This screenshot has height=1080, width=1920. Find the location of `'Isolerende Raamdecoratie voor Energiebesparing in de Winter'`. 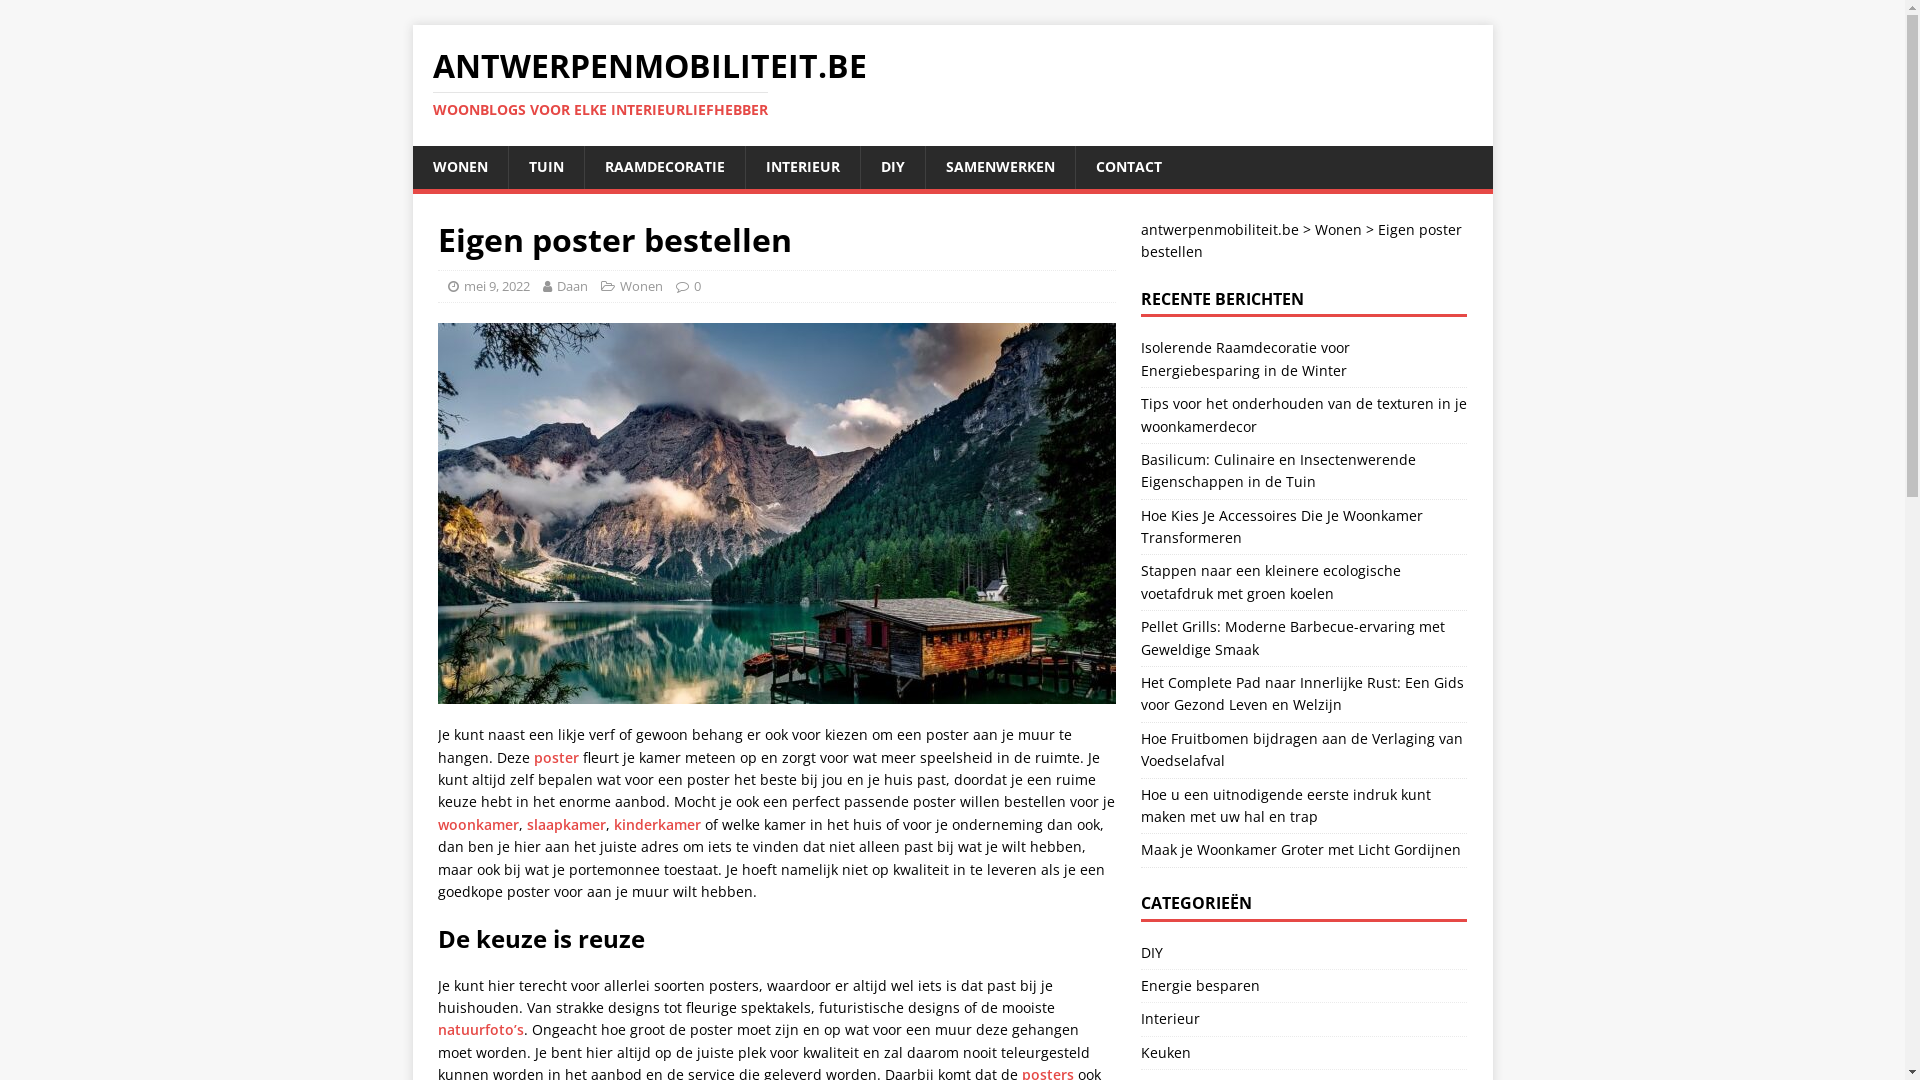

'Isolerende Raamdecoratie voor Energiebesparing in de Winter' is located at coordinates (1244, 357).